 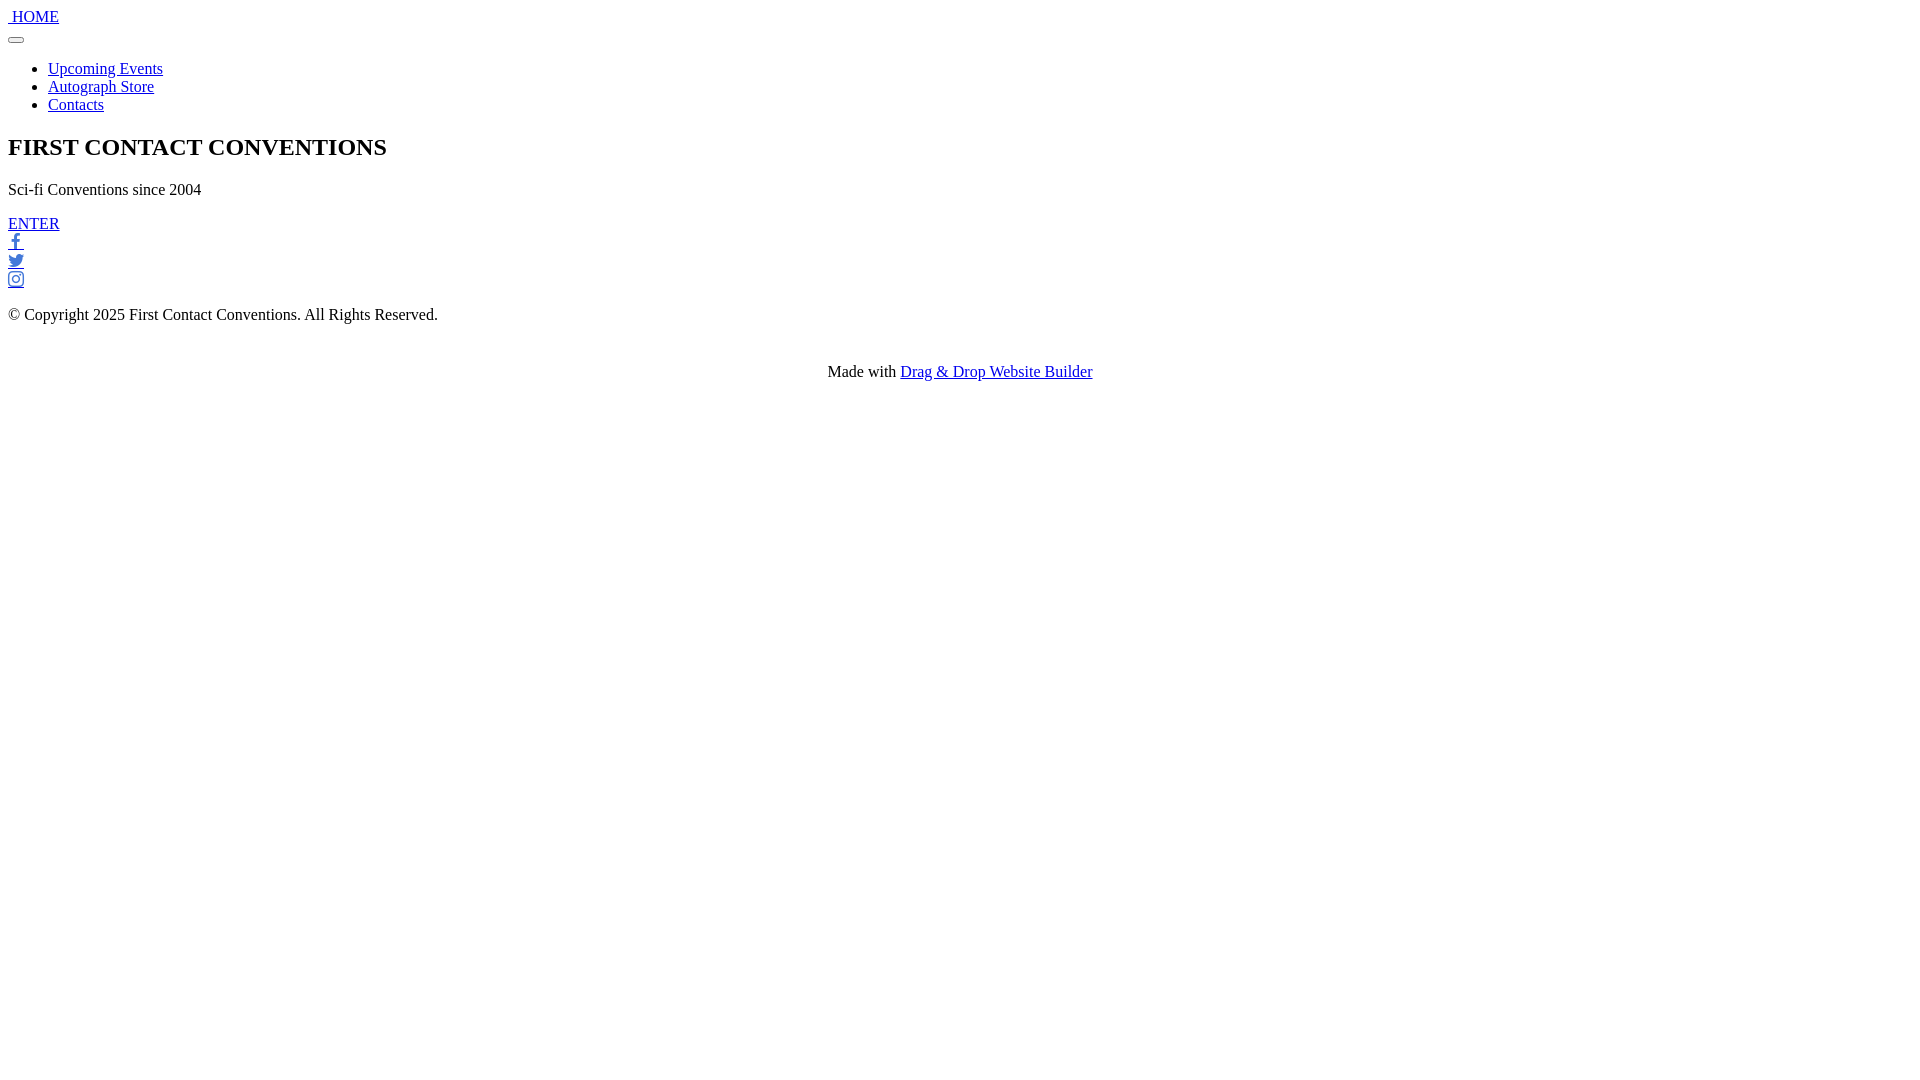 I want to click on 'Contacts', so click(x=76, y=104).